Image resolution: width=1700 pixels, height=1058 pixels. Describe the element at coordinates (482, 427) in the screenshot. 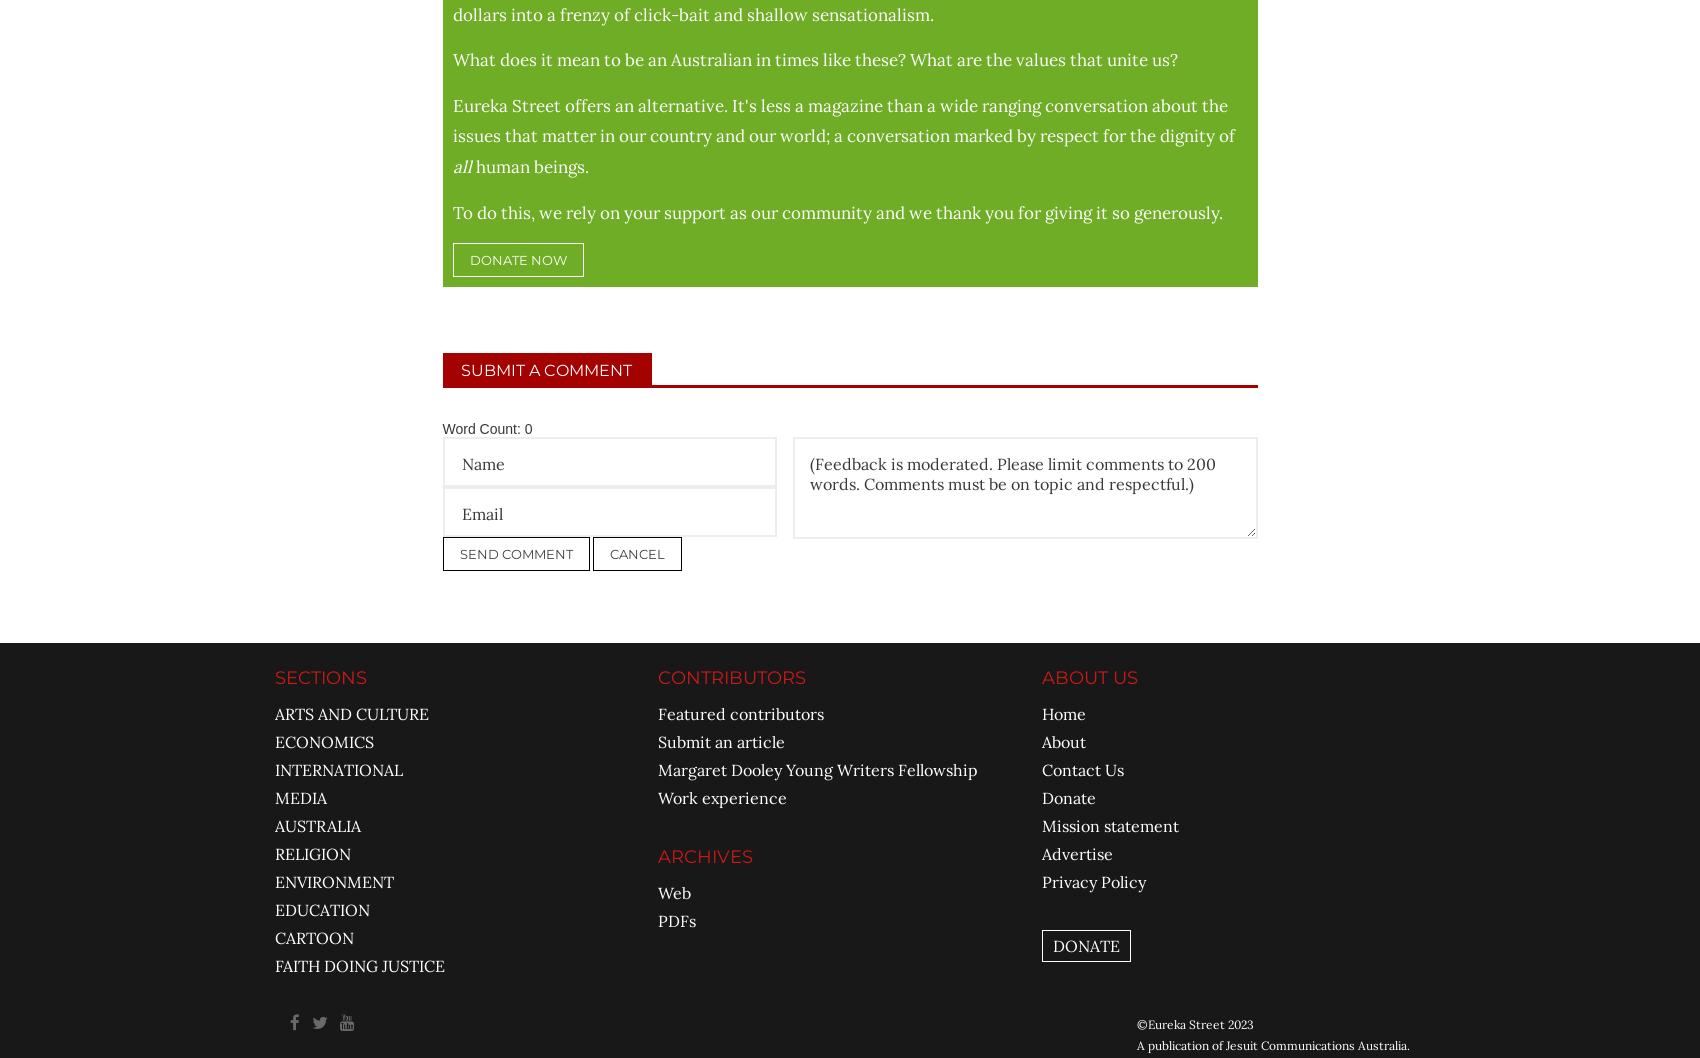

I see `'Word Count:'` at that location.